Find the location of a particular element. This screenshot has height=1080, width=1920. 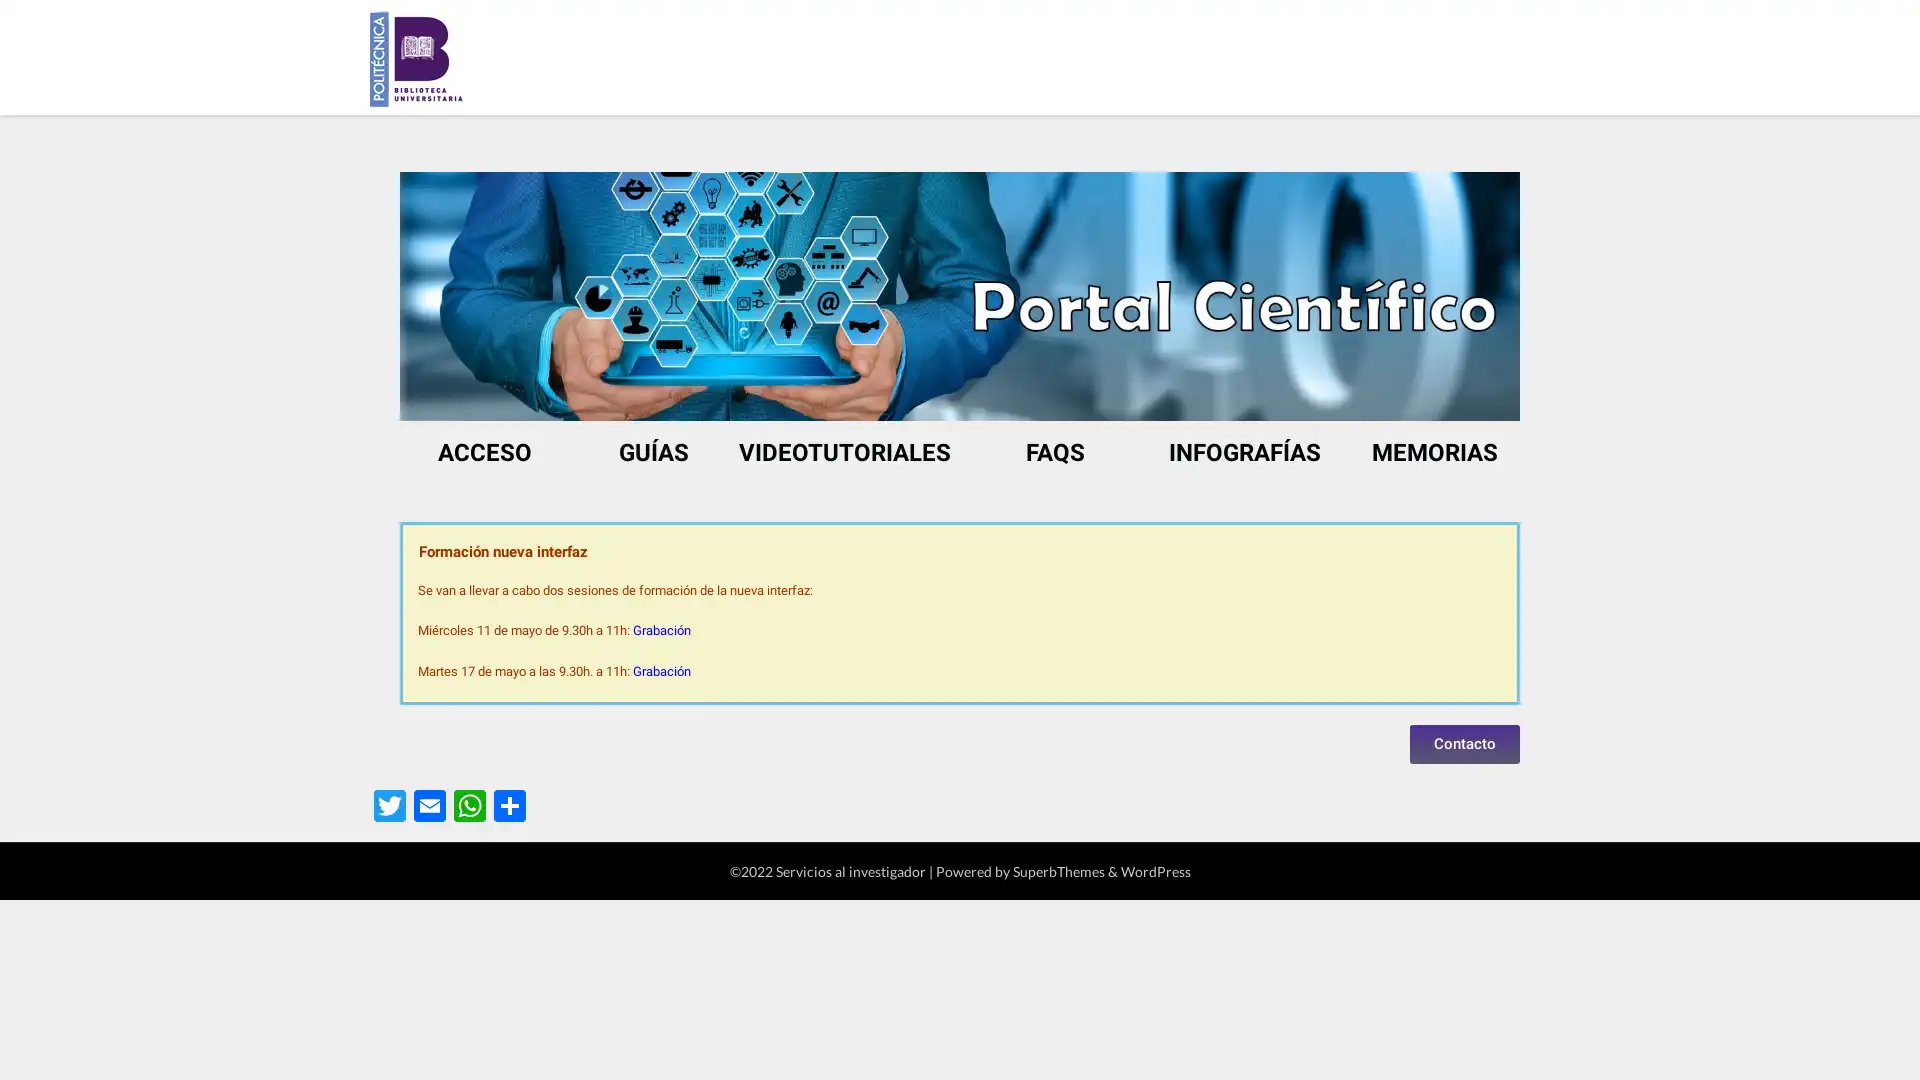

Aceptar is located at coordinates (1248, 1048).